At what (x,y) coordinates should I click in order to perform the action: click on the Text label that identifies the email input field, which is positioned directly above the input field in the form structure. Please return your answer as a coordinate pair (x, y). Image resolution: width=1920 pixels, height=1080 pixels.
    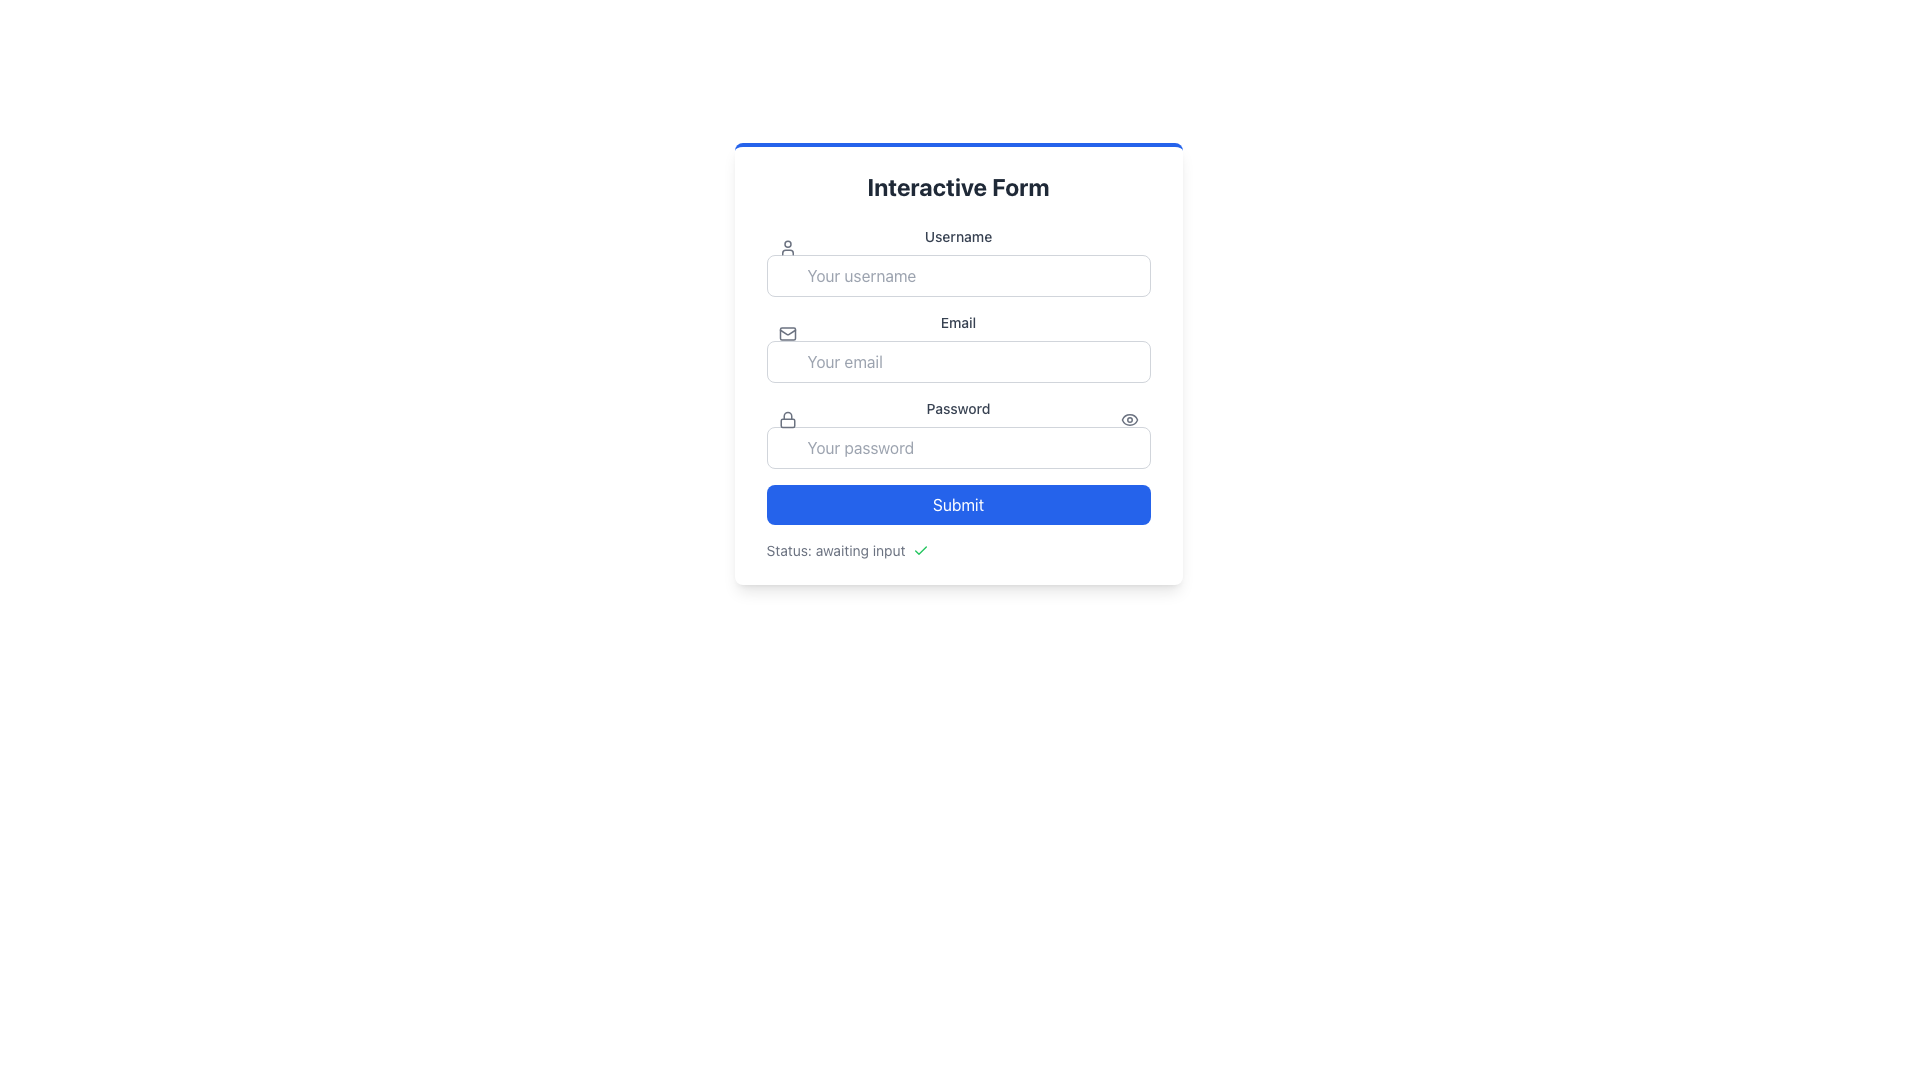
    Looking at the image, I should click on (957, 322).